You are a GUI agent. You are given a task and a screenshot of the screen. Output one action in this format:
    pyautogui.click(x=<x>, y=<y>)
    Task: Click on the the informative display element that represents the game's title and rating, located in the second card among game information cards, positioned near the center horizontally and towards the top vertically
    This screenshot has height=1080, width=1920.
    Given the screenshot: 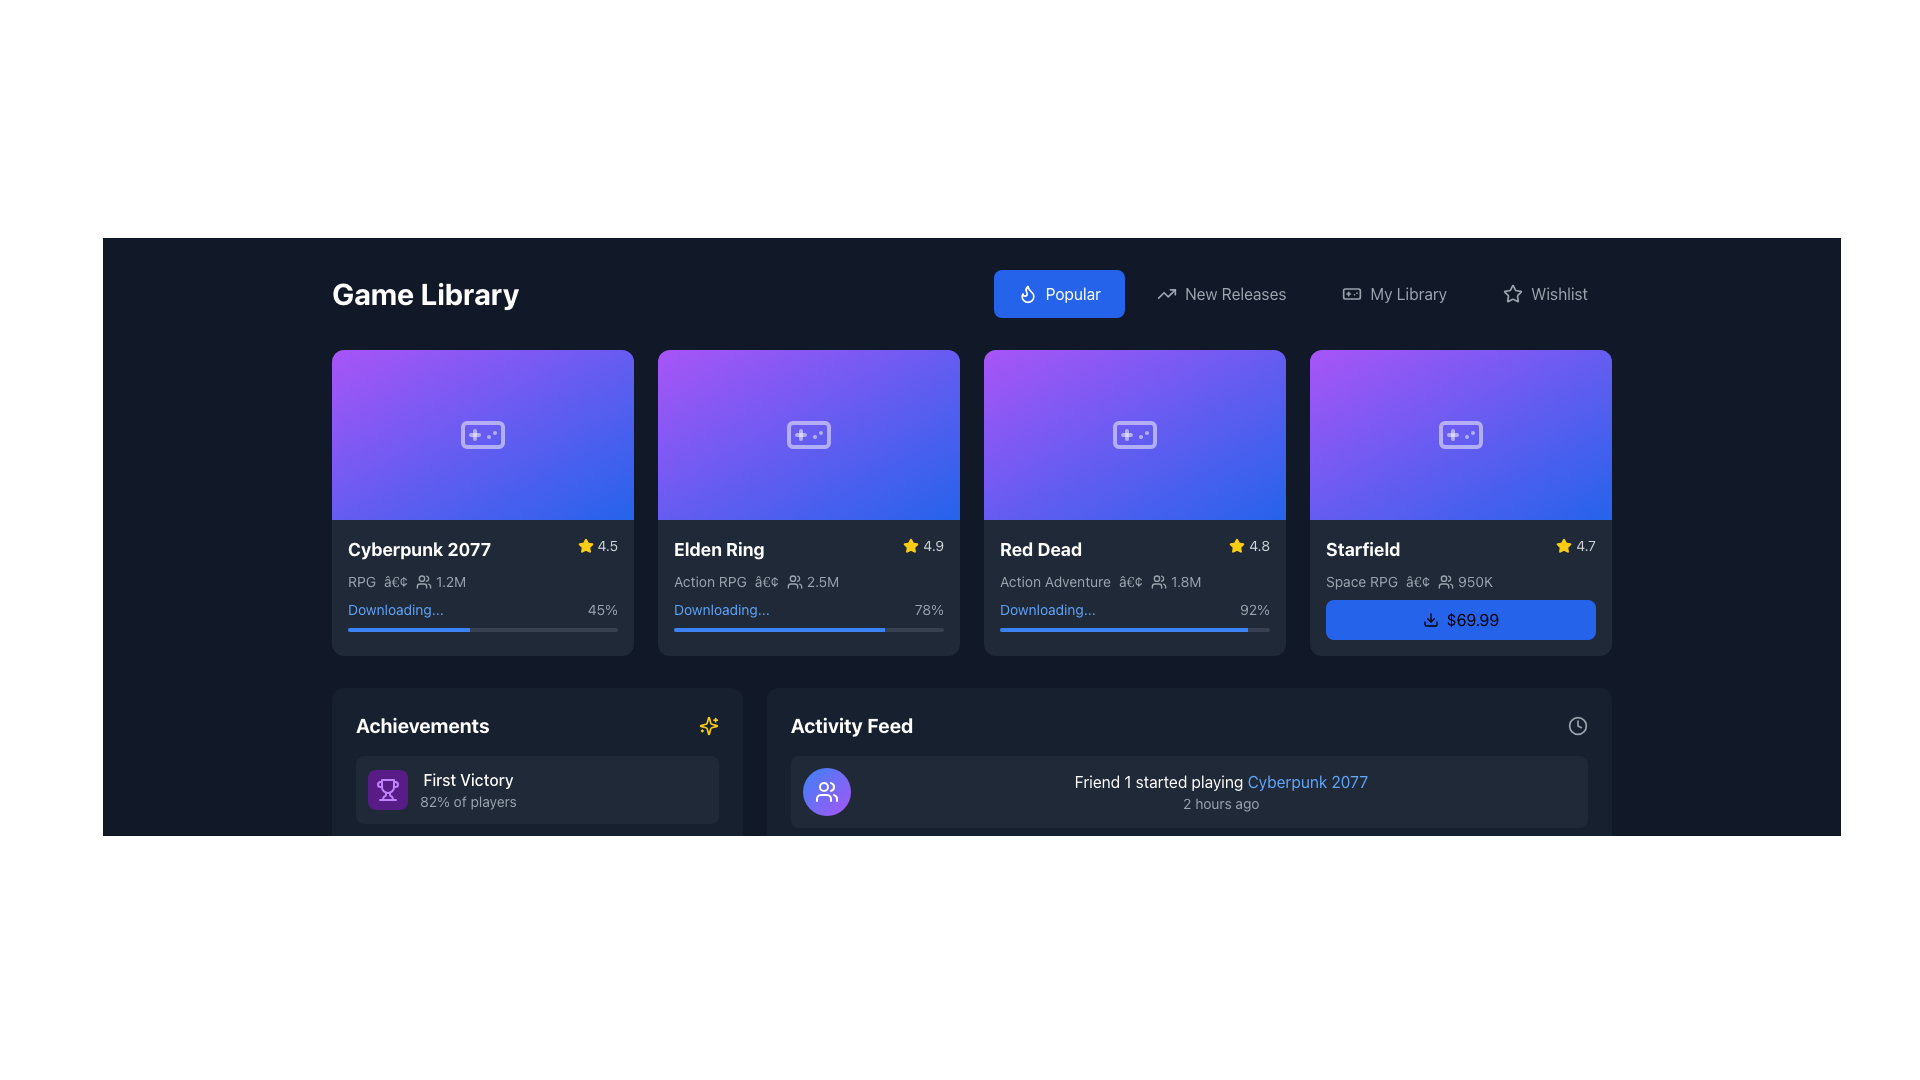 What is the action you would take?
    pyautogui.click(x=809, y=548)
    